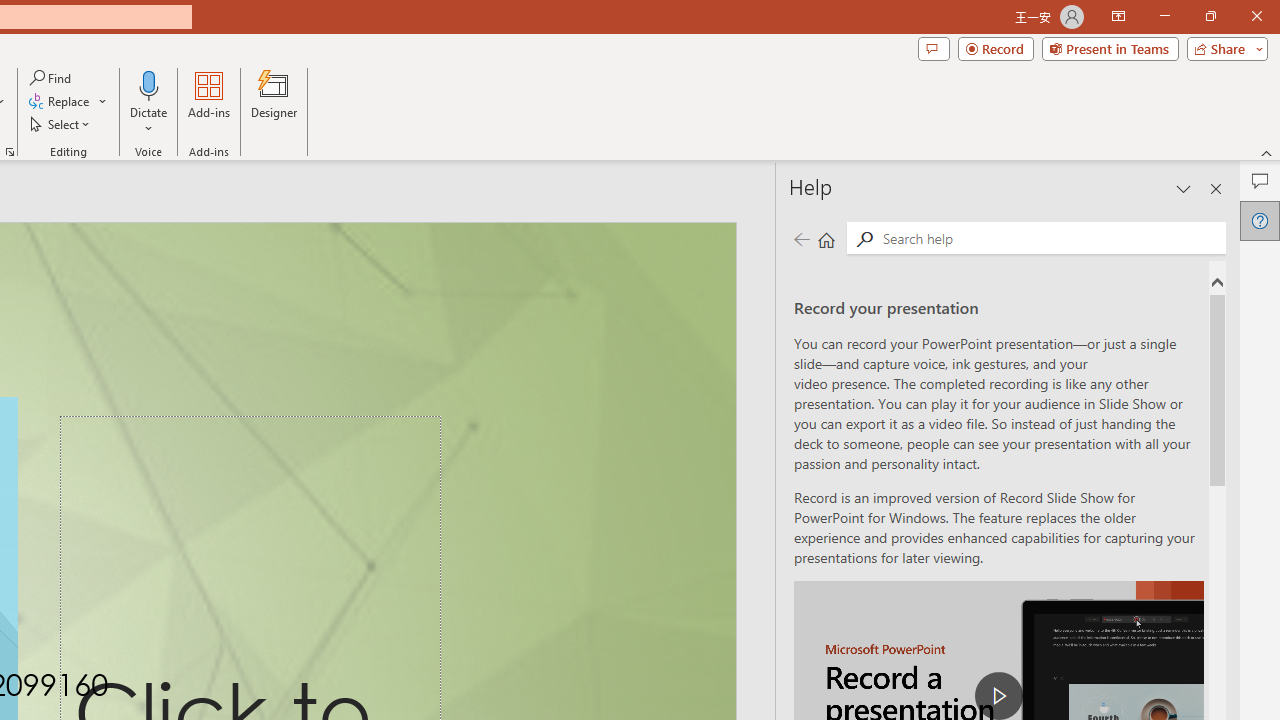  What do you see at coordinates (10, 150) in the screenshot?
I see `'Format Object...'` at bounding box center [10, 150].